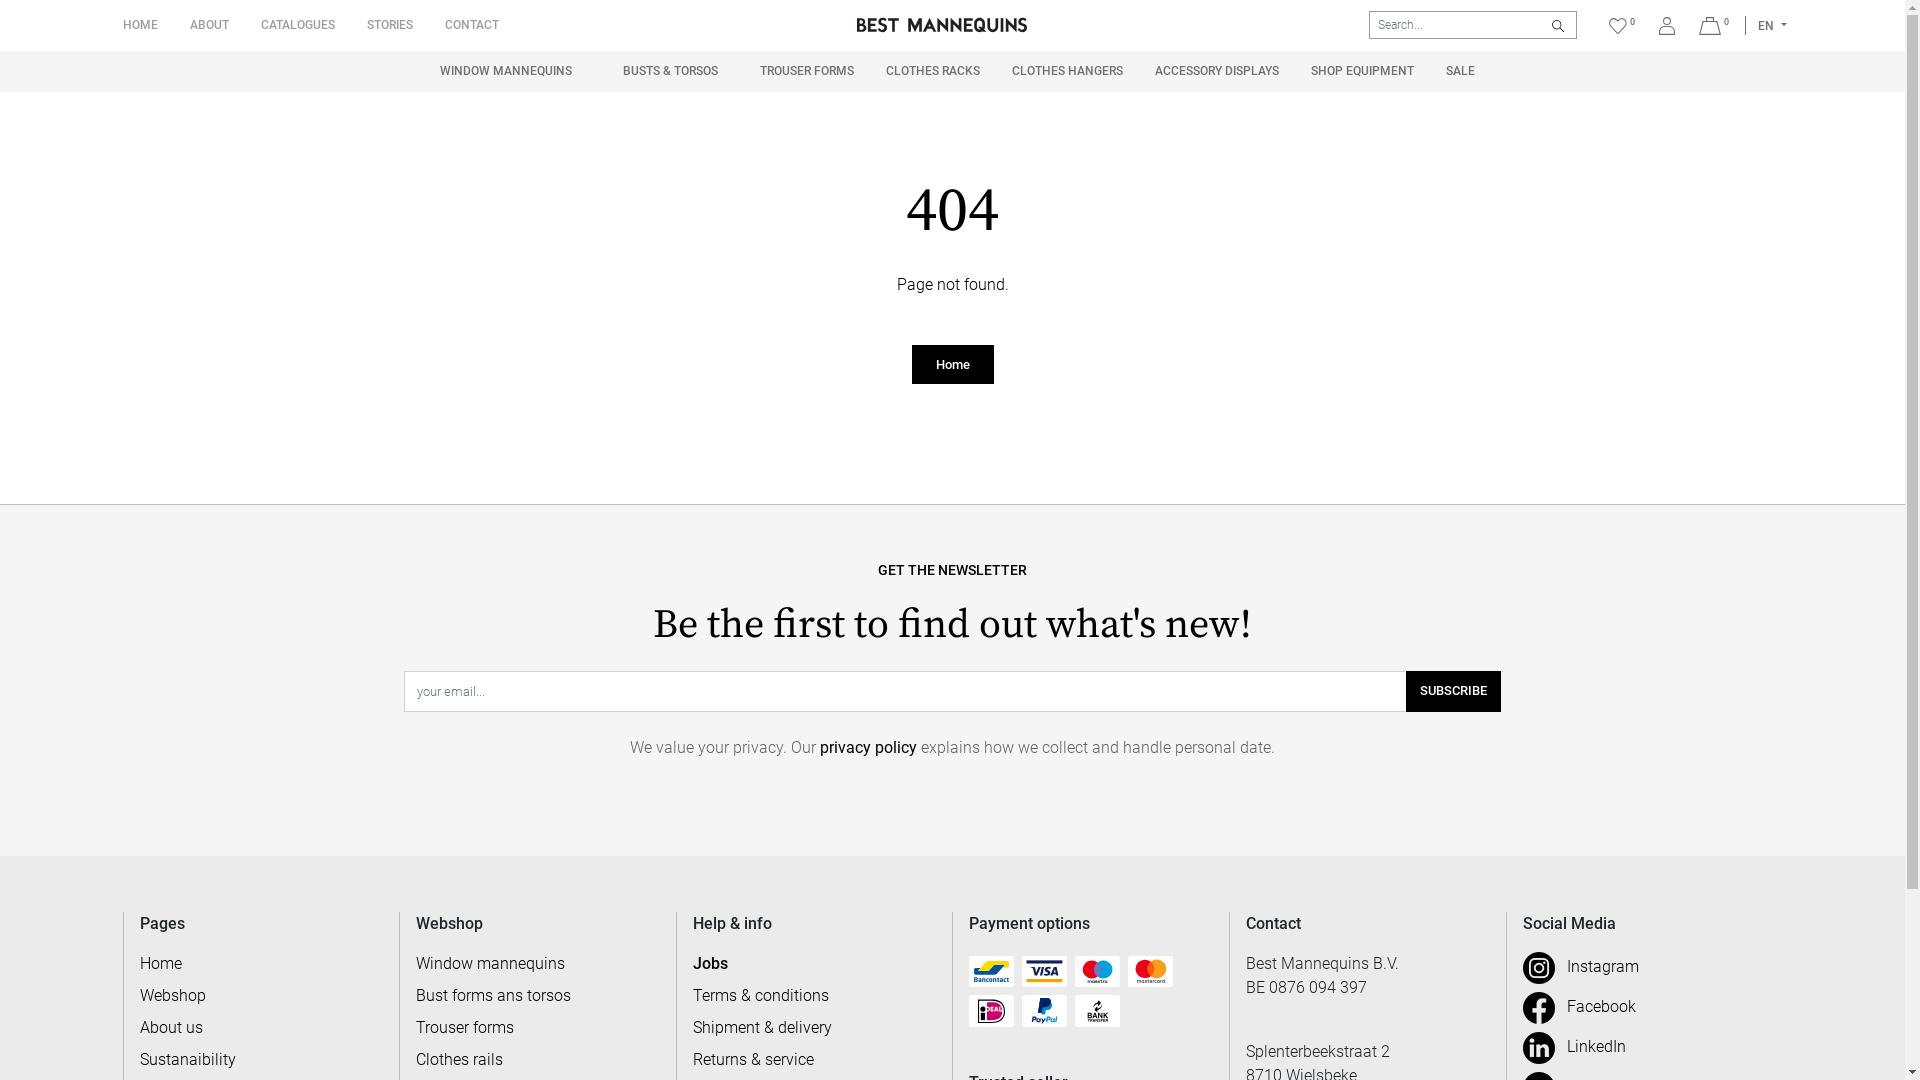  Describe the element at coordinates (1216, 69) in the screenshot. I see `'ACCESSORY DISPLAYS'` at that location.